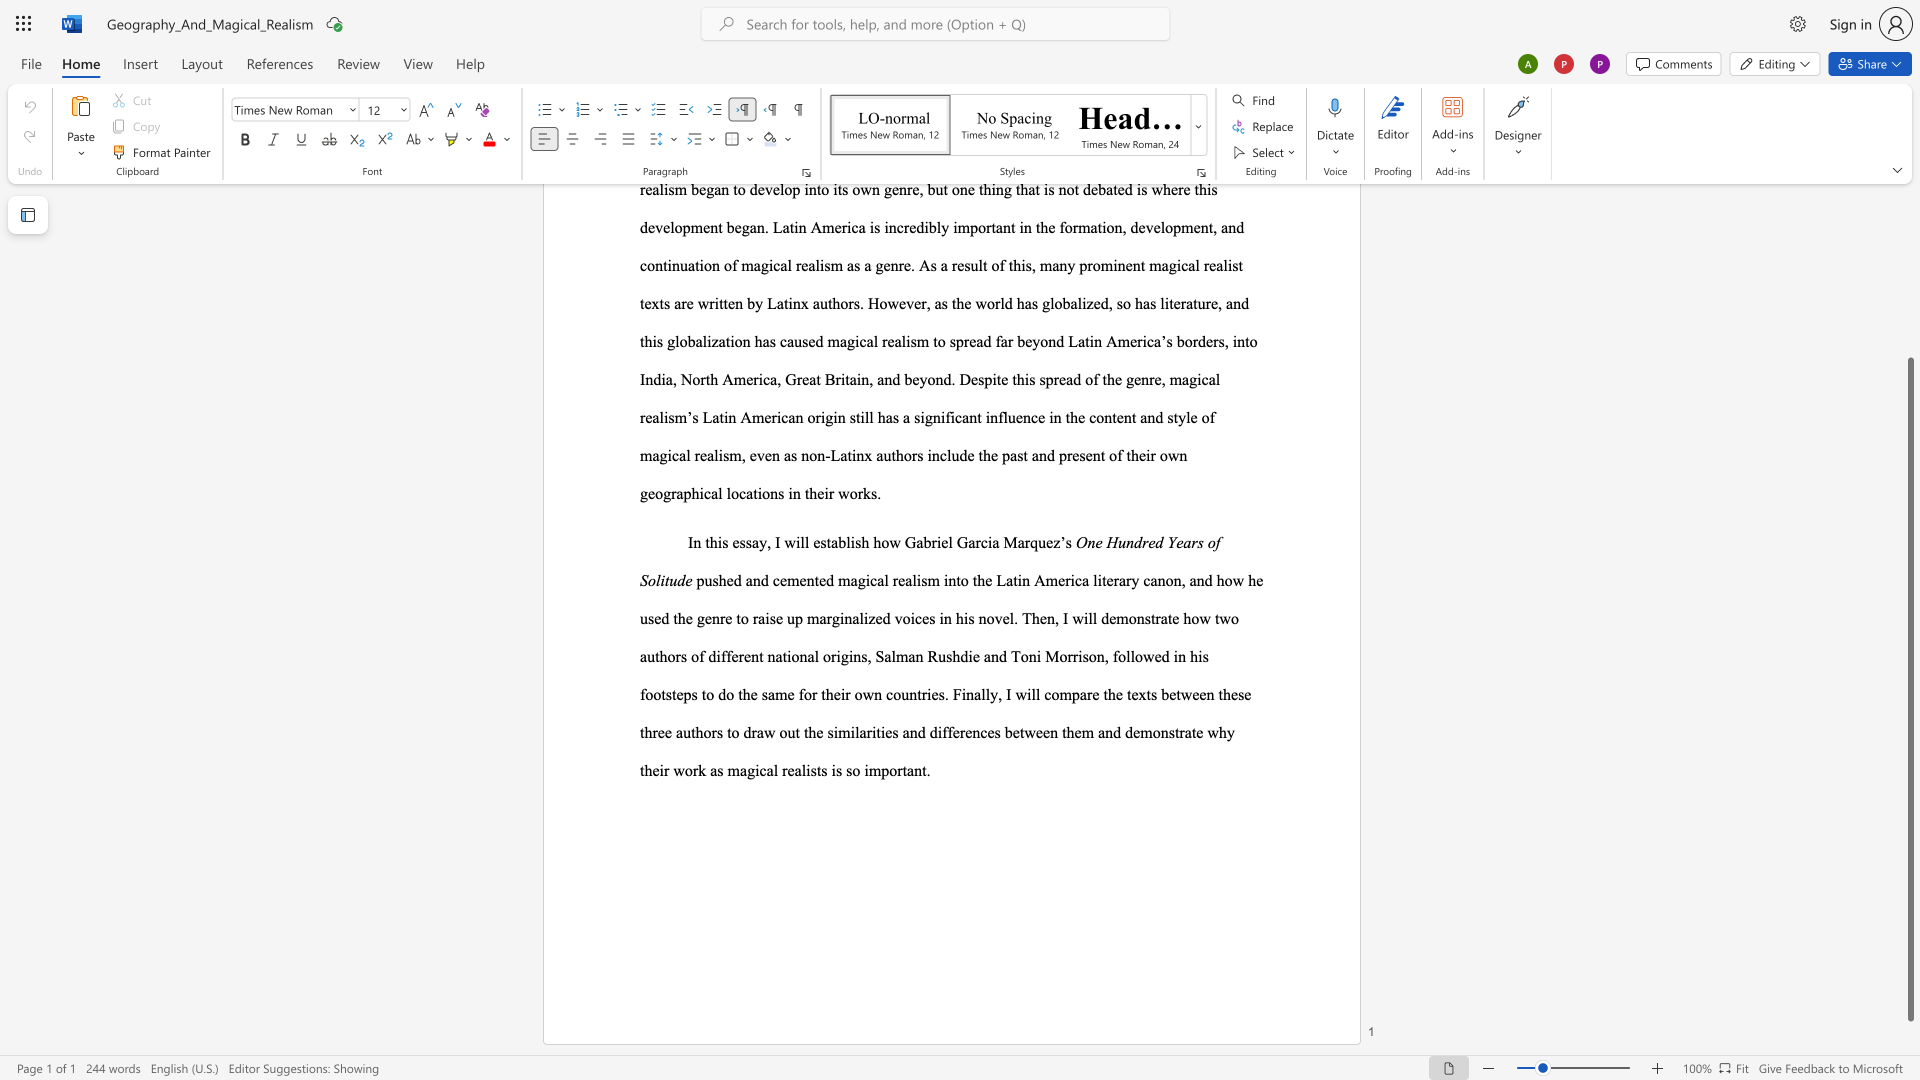  Describe the element at coordinates (1909, 280) in the screenshot. I see `the scrollbar to move the view up` at that location.